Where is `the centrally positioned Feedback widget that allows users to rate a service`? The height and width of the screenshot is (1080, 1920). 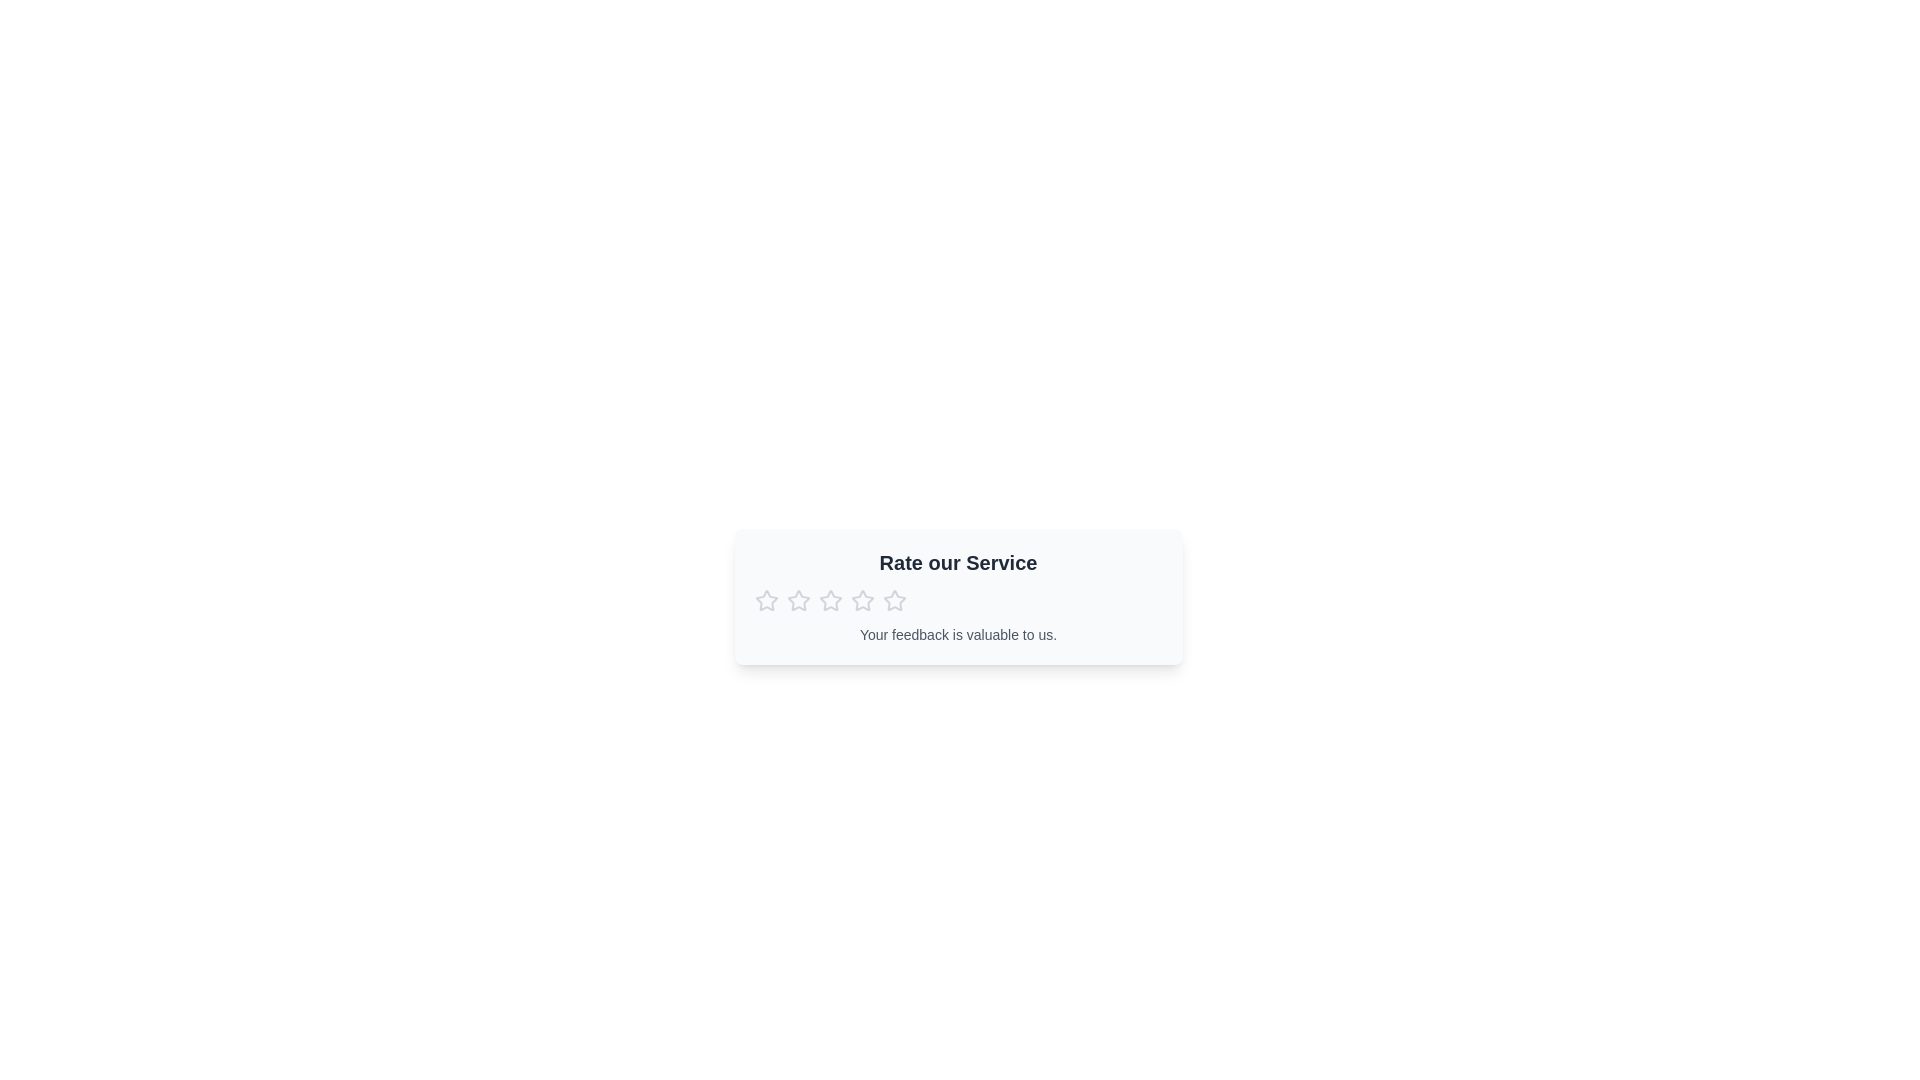
the centrally positioned Feedback widget that allows users to rate a service is located at coordinates (957, 596).